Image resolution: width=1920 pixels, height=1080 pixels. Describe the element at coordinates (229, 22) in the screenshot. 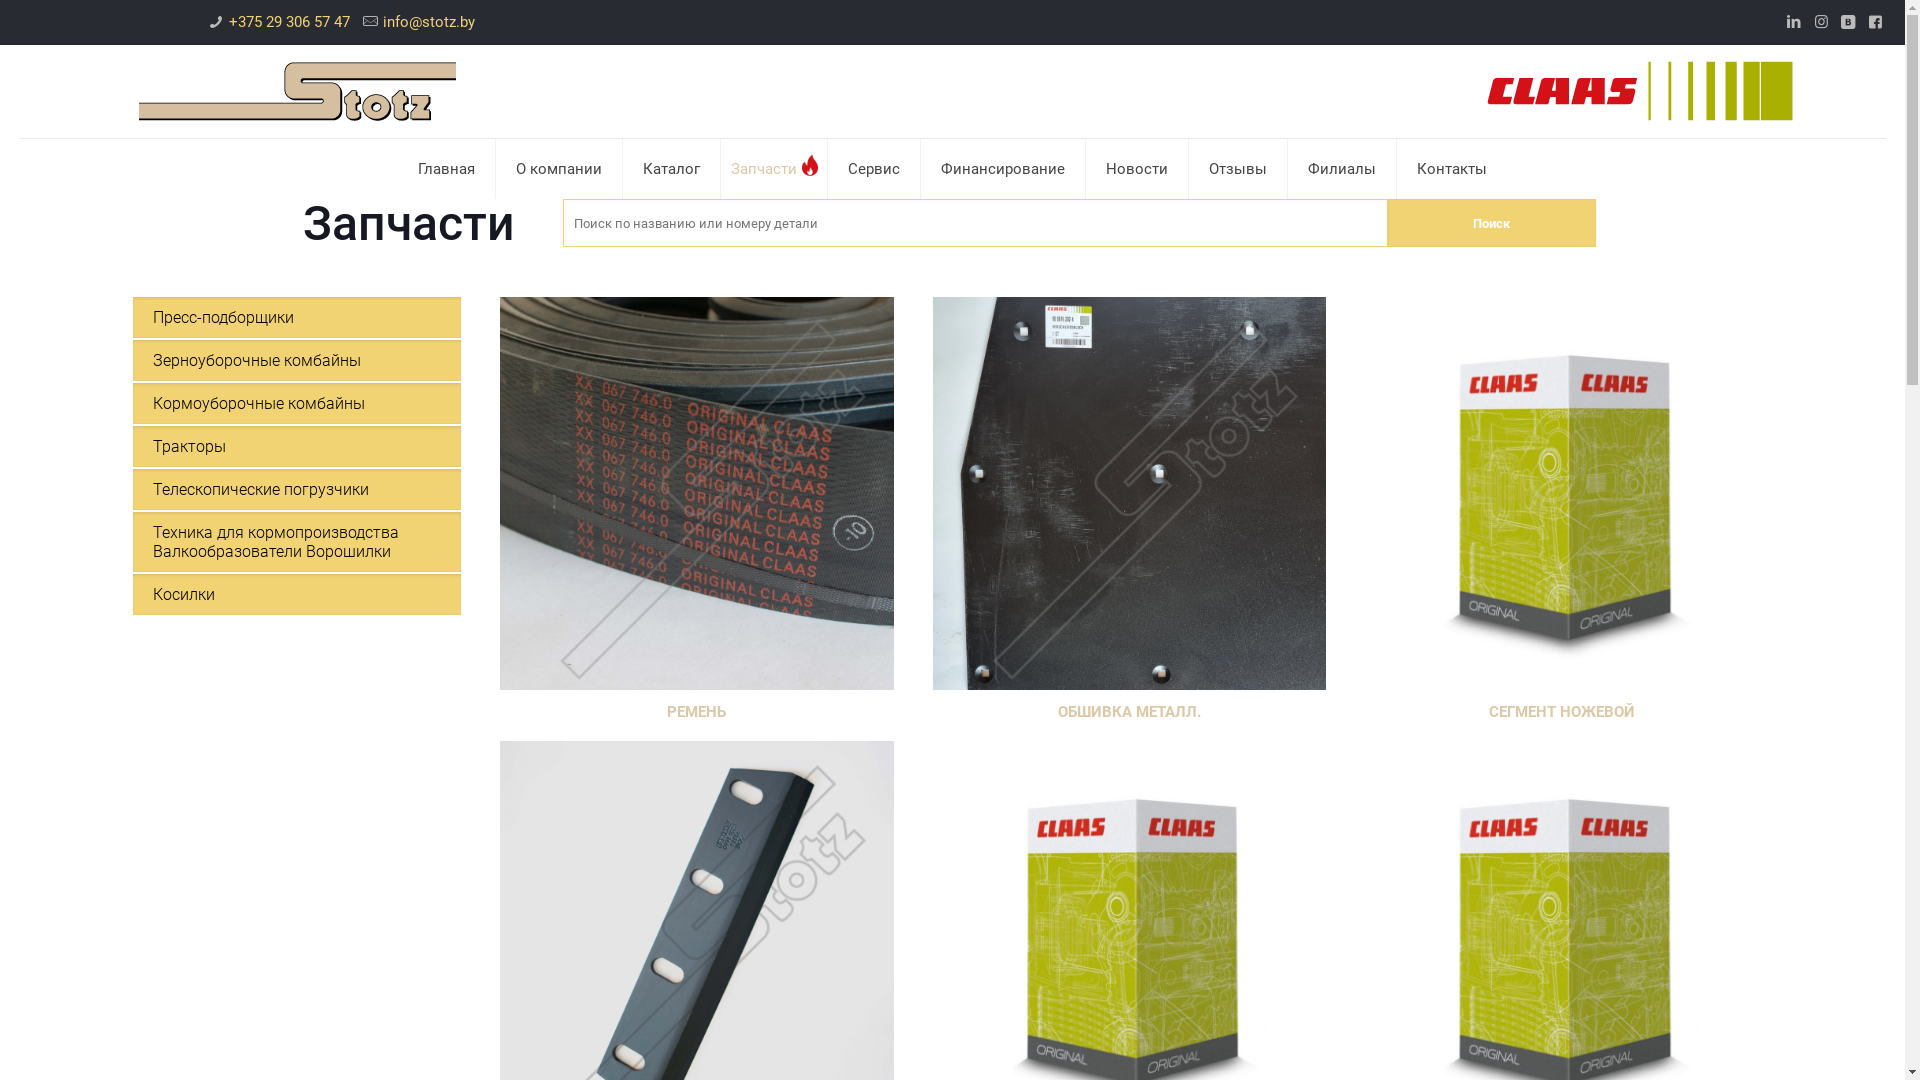

I see `'+375 29 306 57 47'` at that location.